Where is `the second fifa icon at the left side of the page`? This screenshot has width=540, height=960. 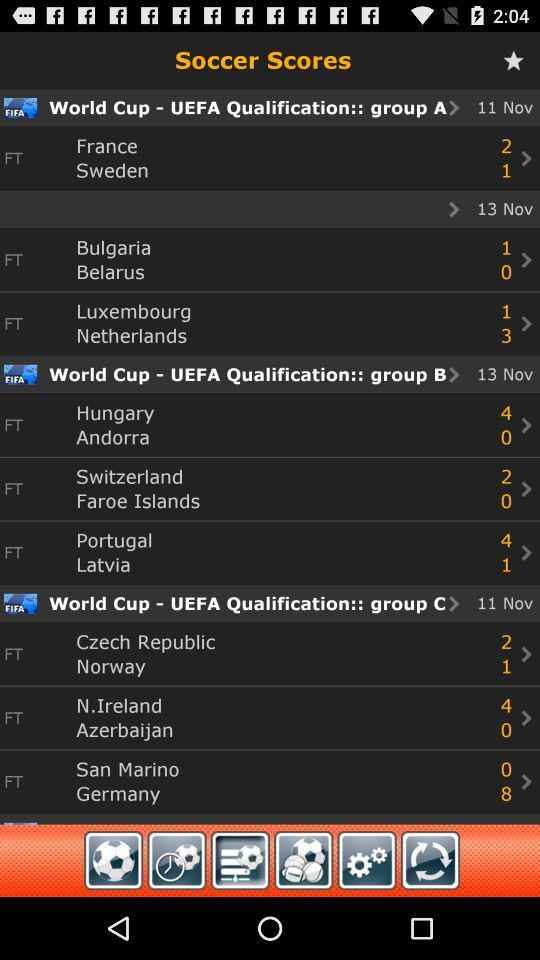
the second fifa icon at the left side of the page is located at coordinates (19, 373).